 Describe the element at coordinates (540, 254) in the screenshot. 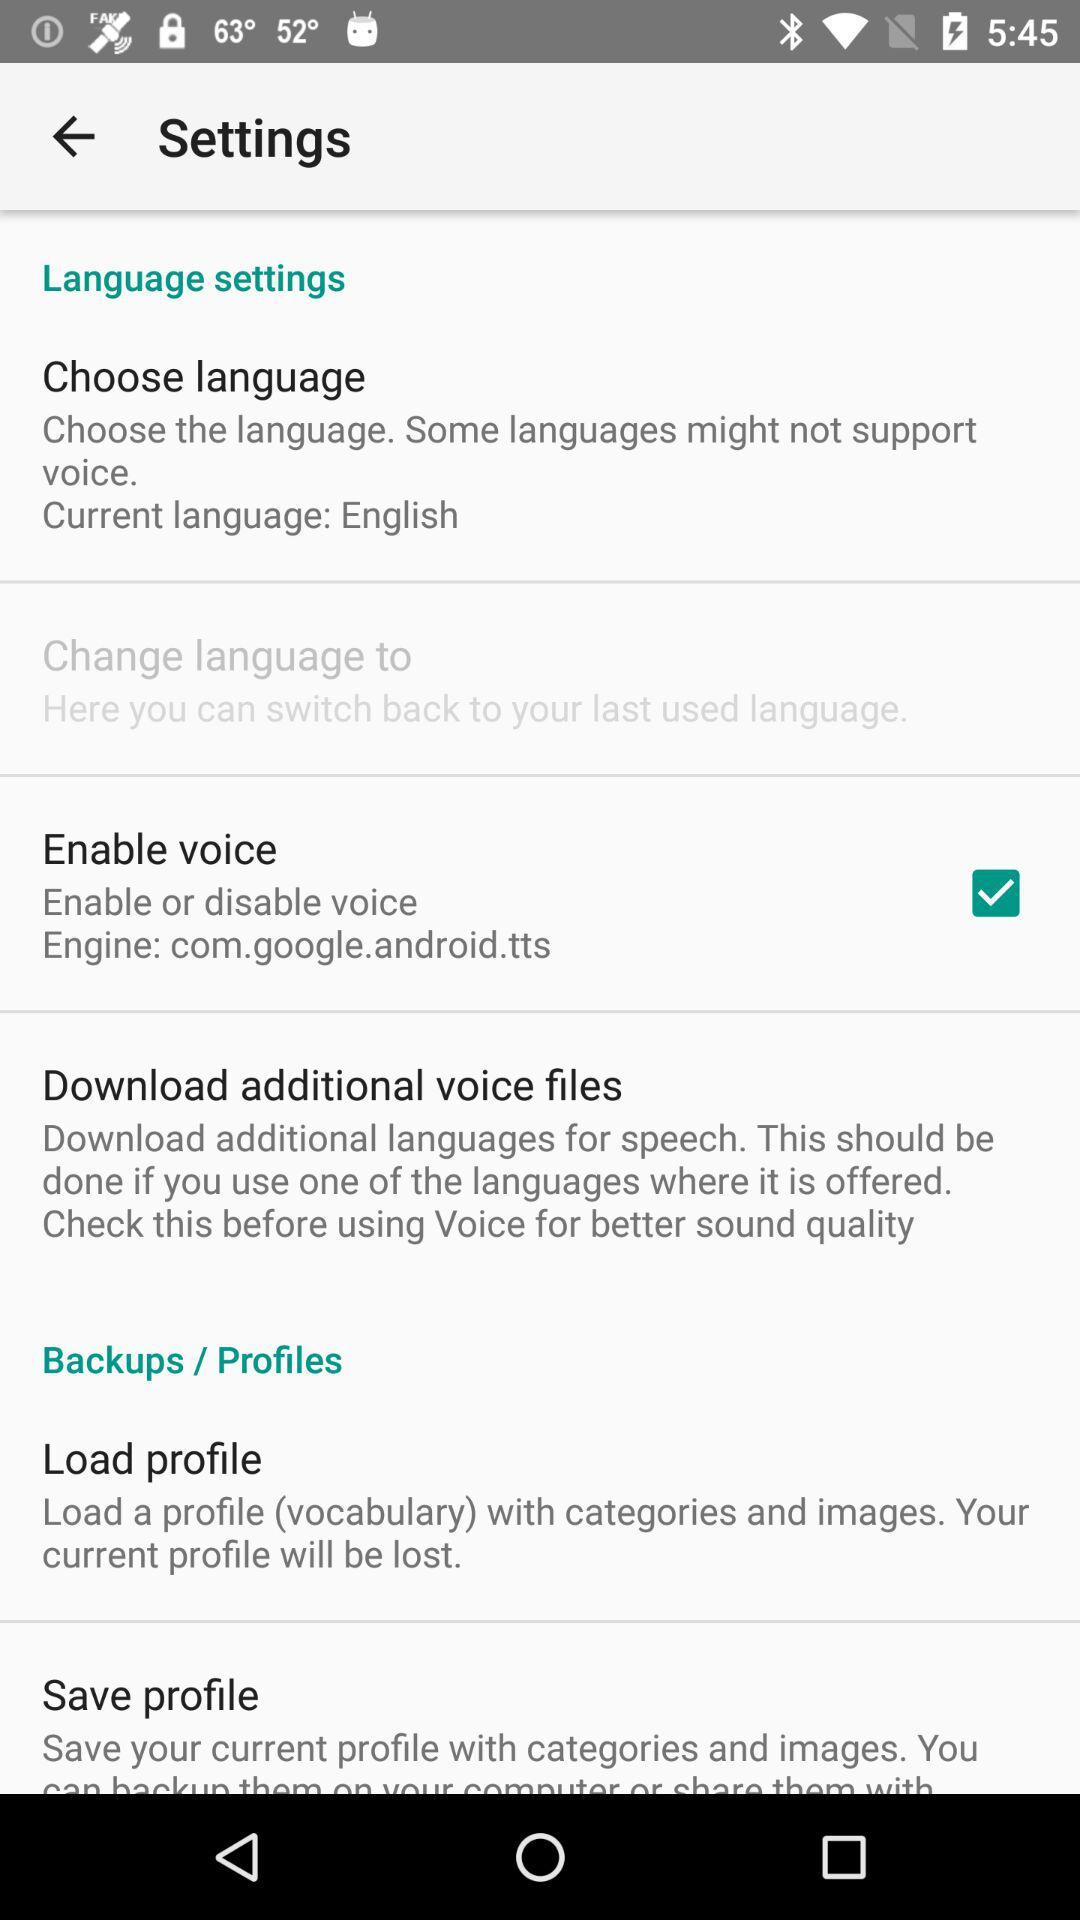

I see `the language settings app` at that location.